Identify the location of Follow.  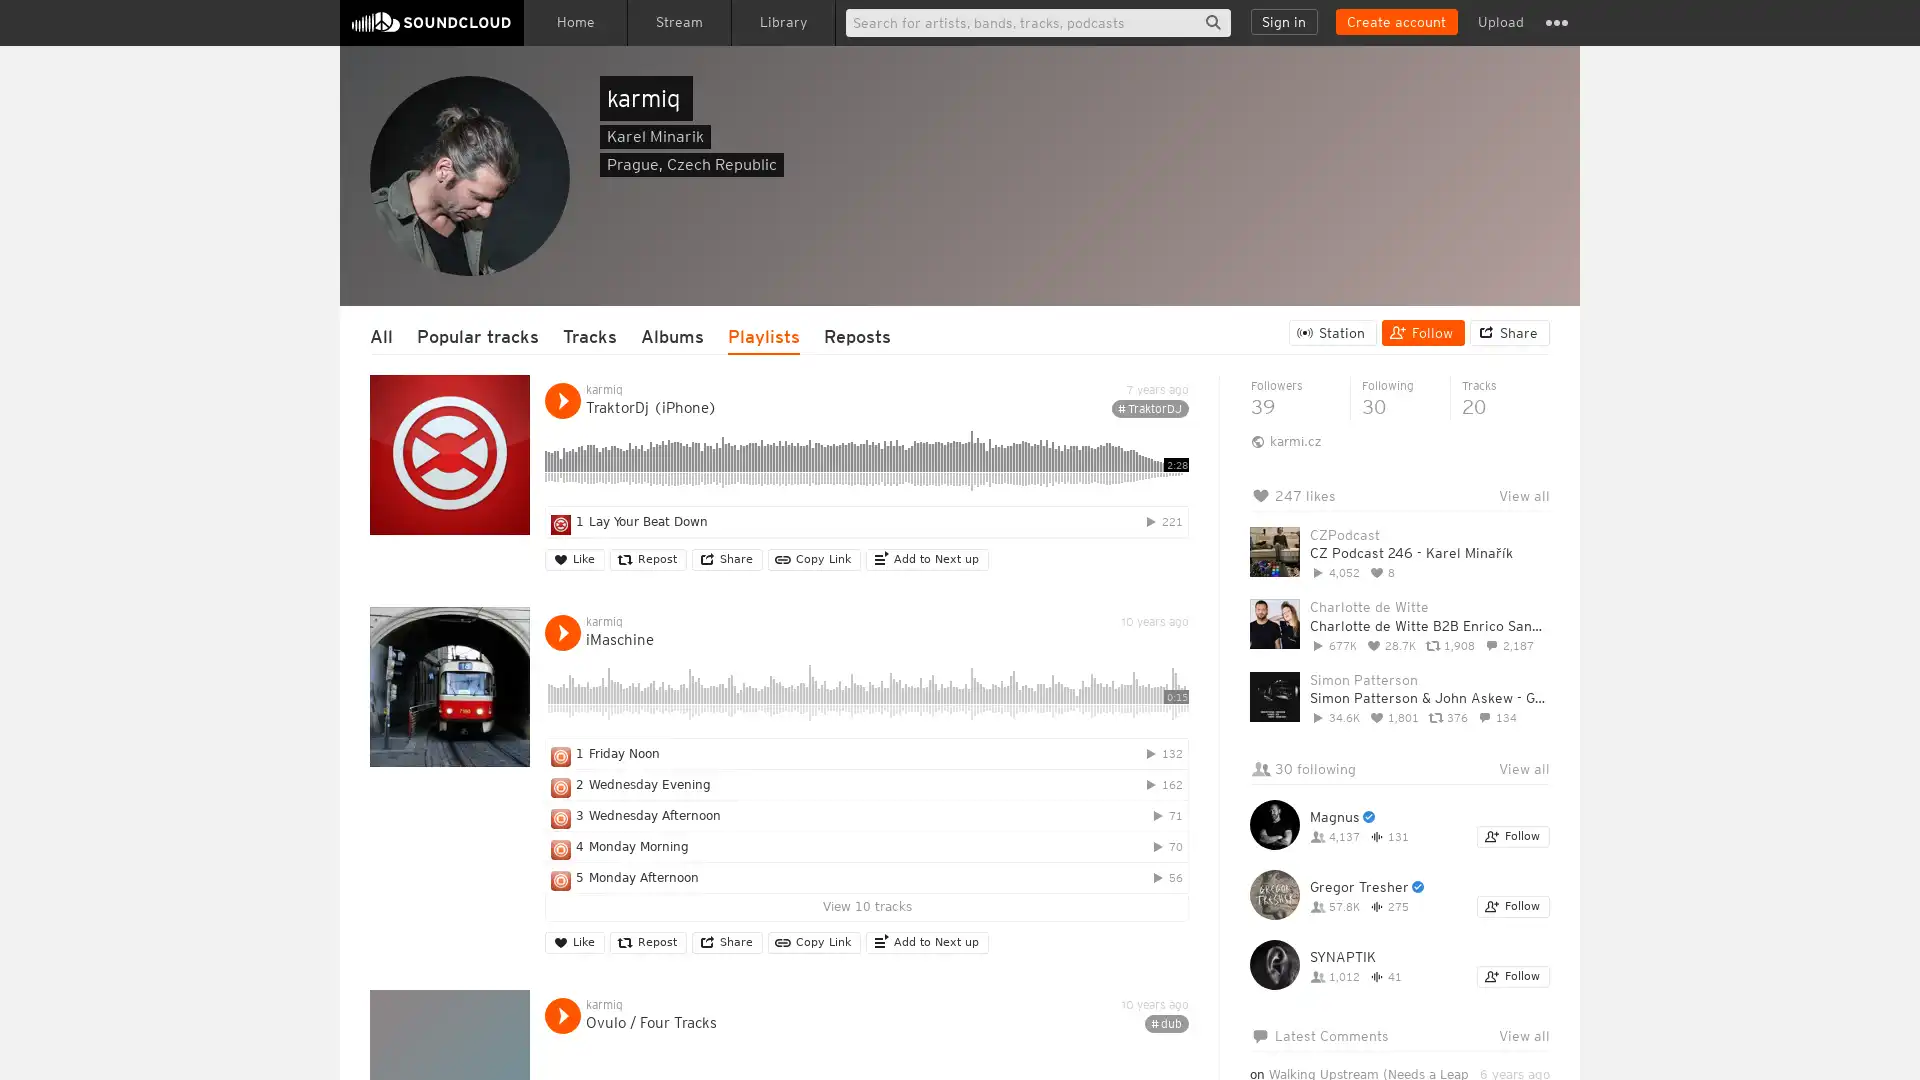
(1513, 975).